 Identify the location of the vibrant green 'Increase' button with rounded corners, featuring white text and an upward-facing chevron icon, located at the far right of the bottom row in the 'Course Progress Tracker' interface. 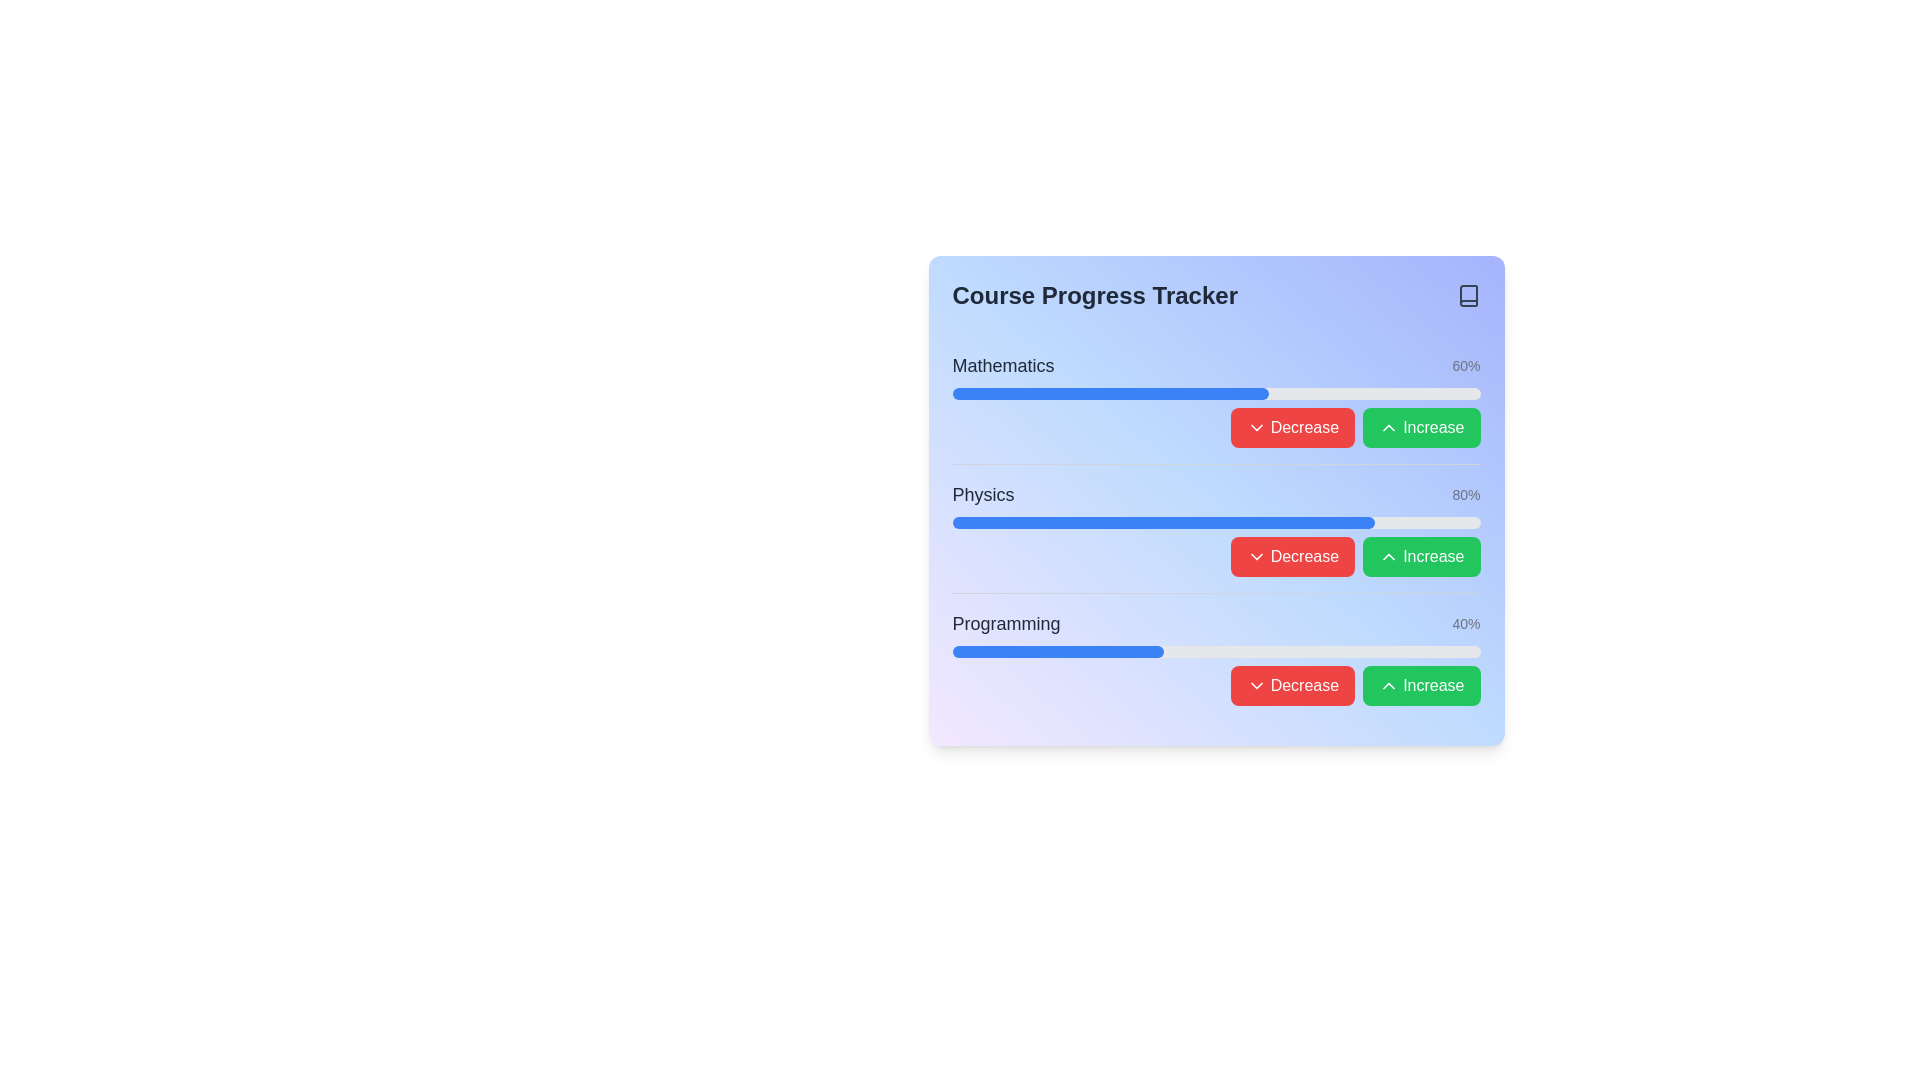
(1420, 685).